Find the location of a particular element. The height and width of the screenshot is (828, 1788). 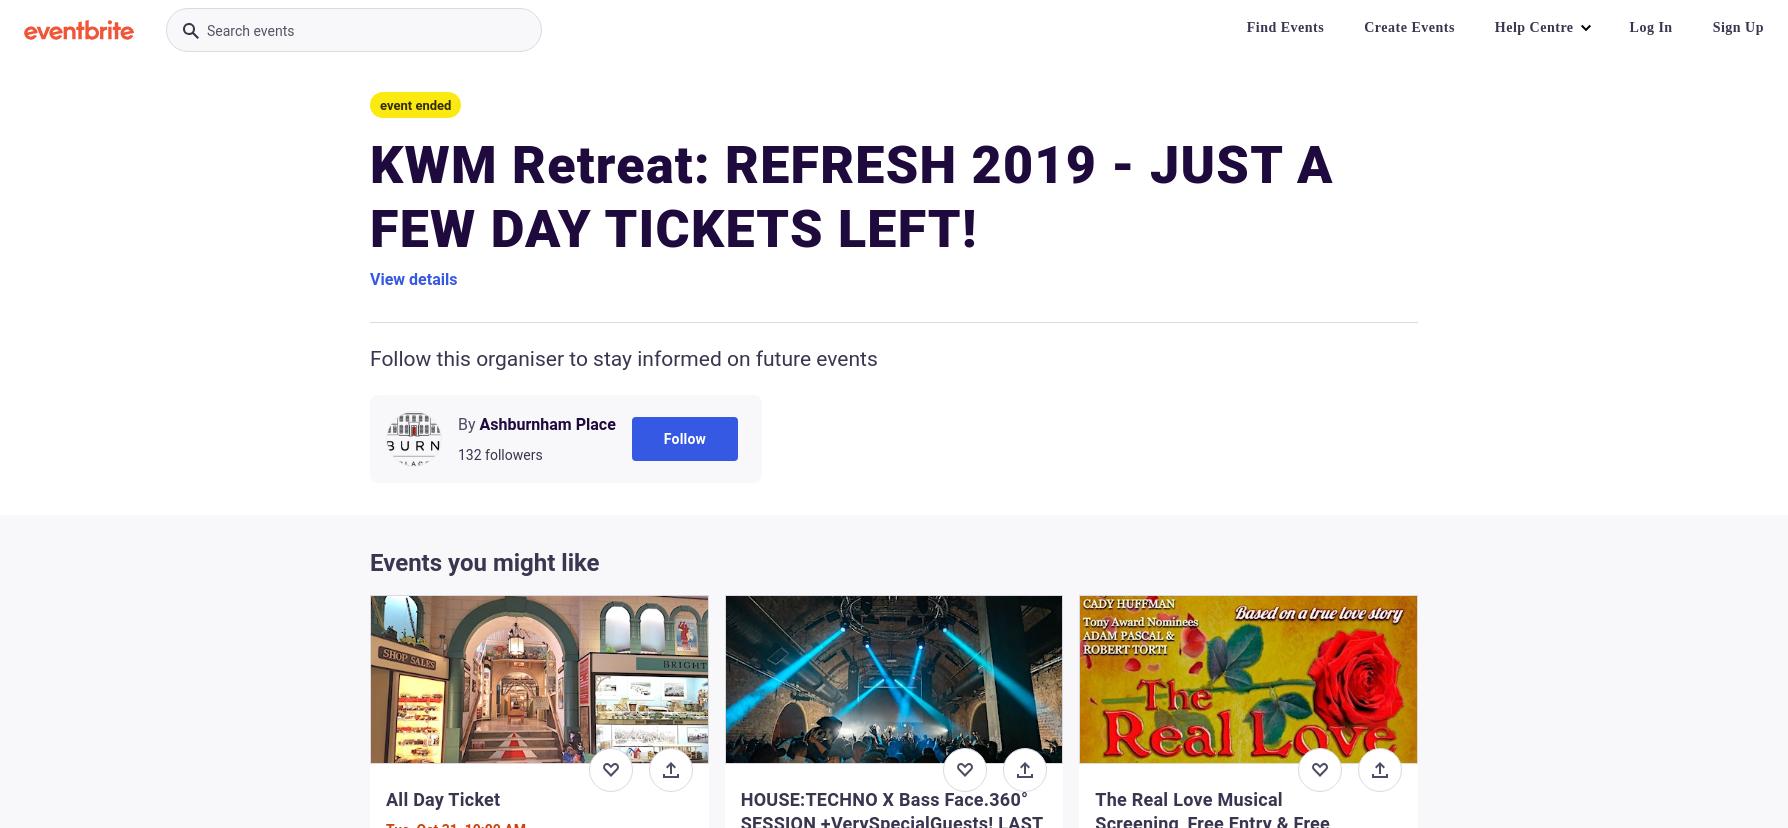

'Help Centre' is located at coordinates (1533, 27).